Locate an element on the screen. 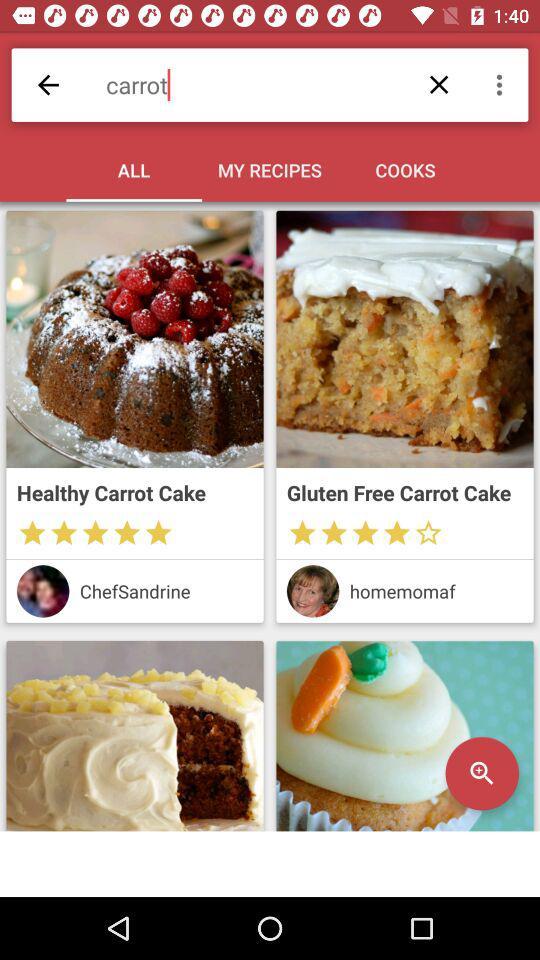 The image size is (540, 960). the icon to the right of the carrot item is located at coordinates (501, 85).